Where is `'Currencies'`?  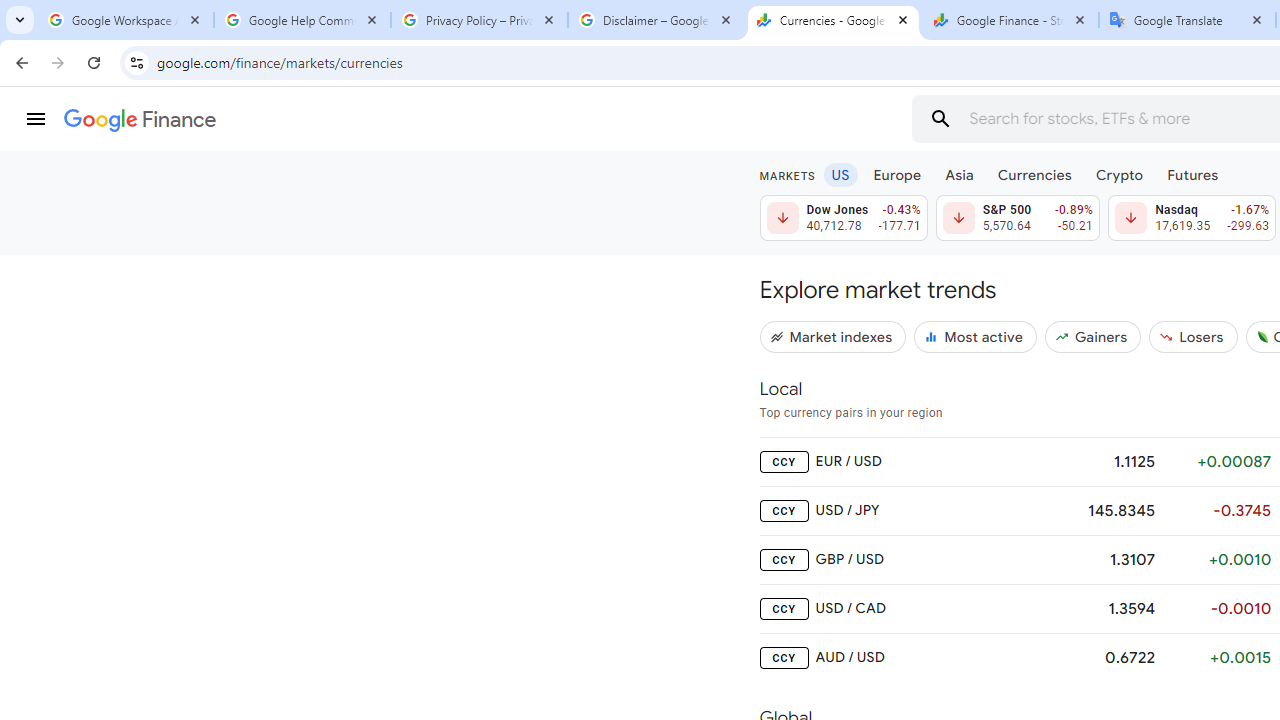
'Currencies' is located at coordinates (1034, 173).